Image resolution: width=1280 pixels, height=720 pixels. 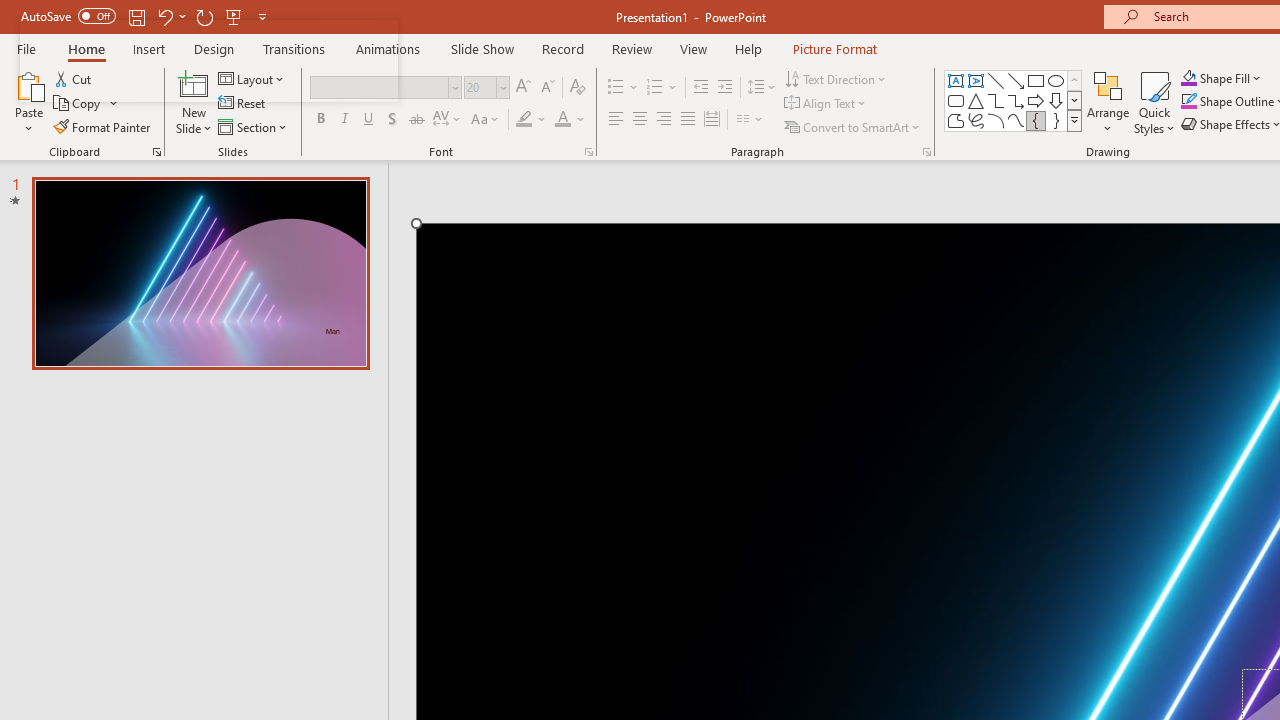 I want to click on 'Vertical Text Box', so click(x=976, y=80).